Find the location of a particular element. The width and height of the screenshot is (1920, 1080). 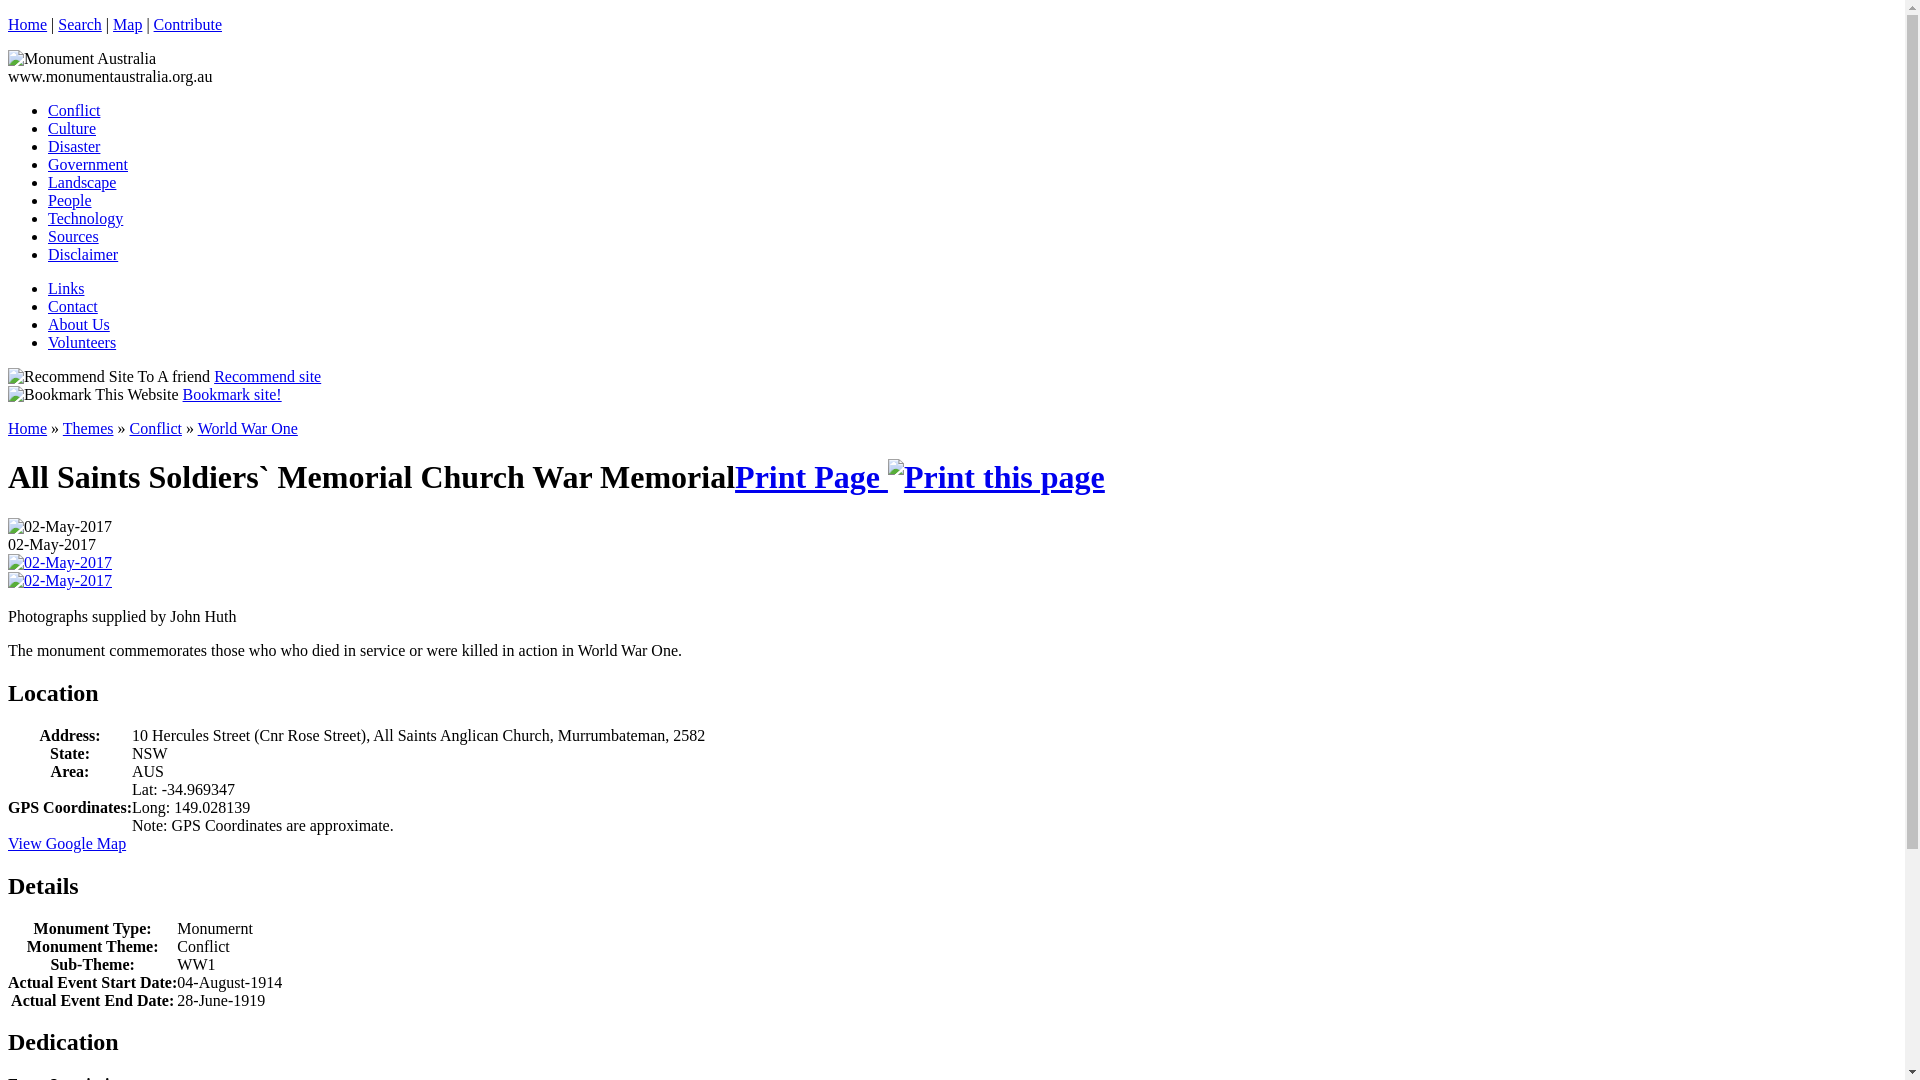

'Contribute' is located at coordinates (187, 24).